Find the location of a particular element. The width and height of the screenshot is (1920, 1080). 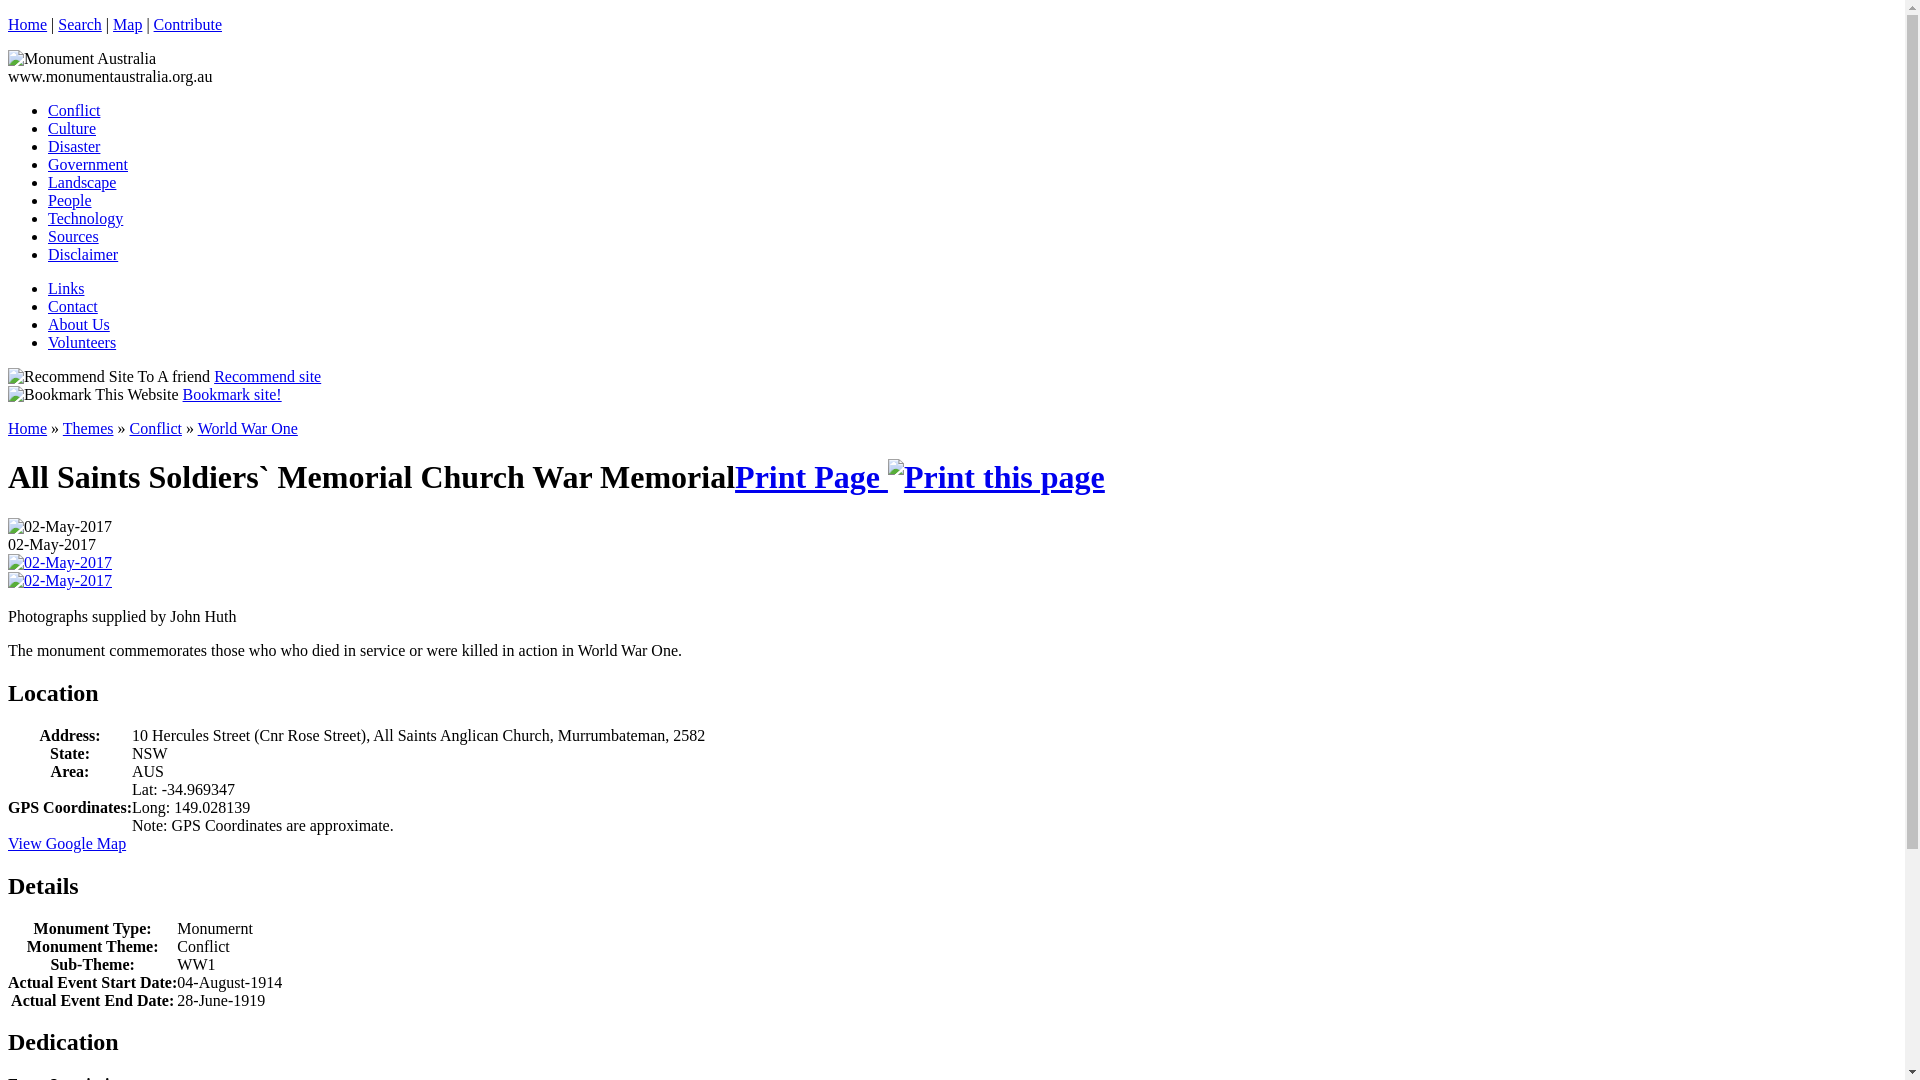

'Contribute' is located at coordinates (187, 24).